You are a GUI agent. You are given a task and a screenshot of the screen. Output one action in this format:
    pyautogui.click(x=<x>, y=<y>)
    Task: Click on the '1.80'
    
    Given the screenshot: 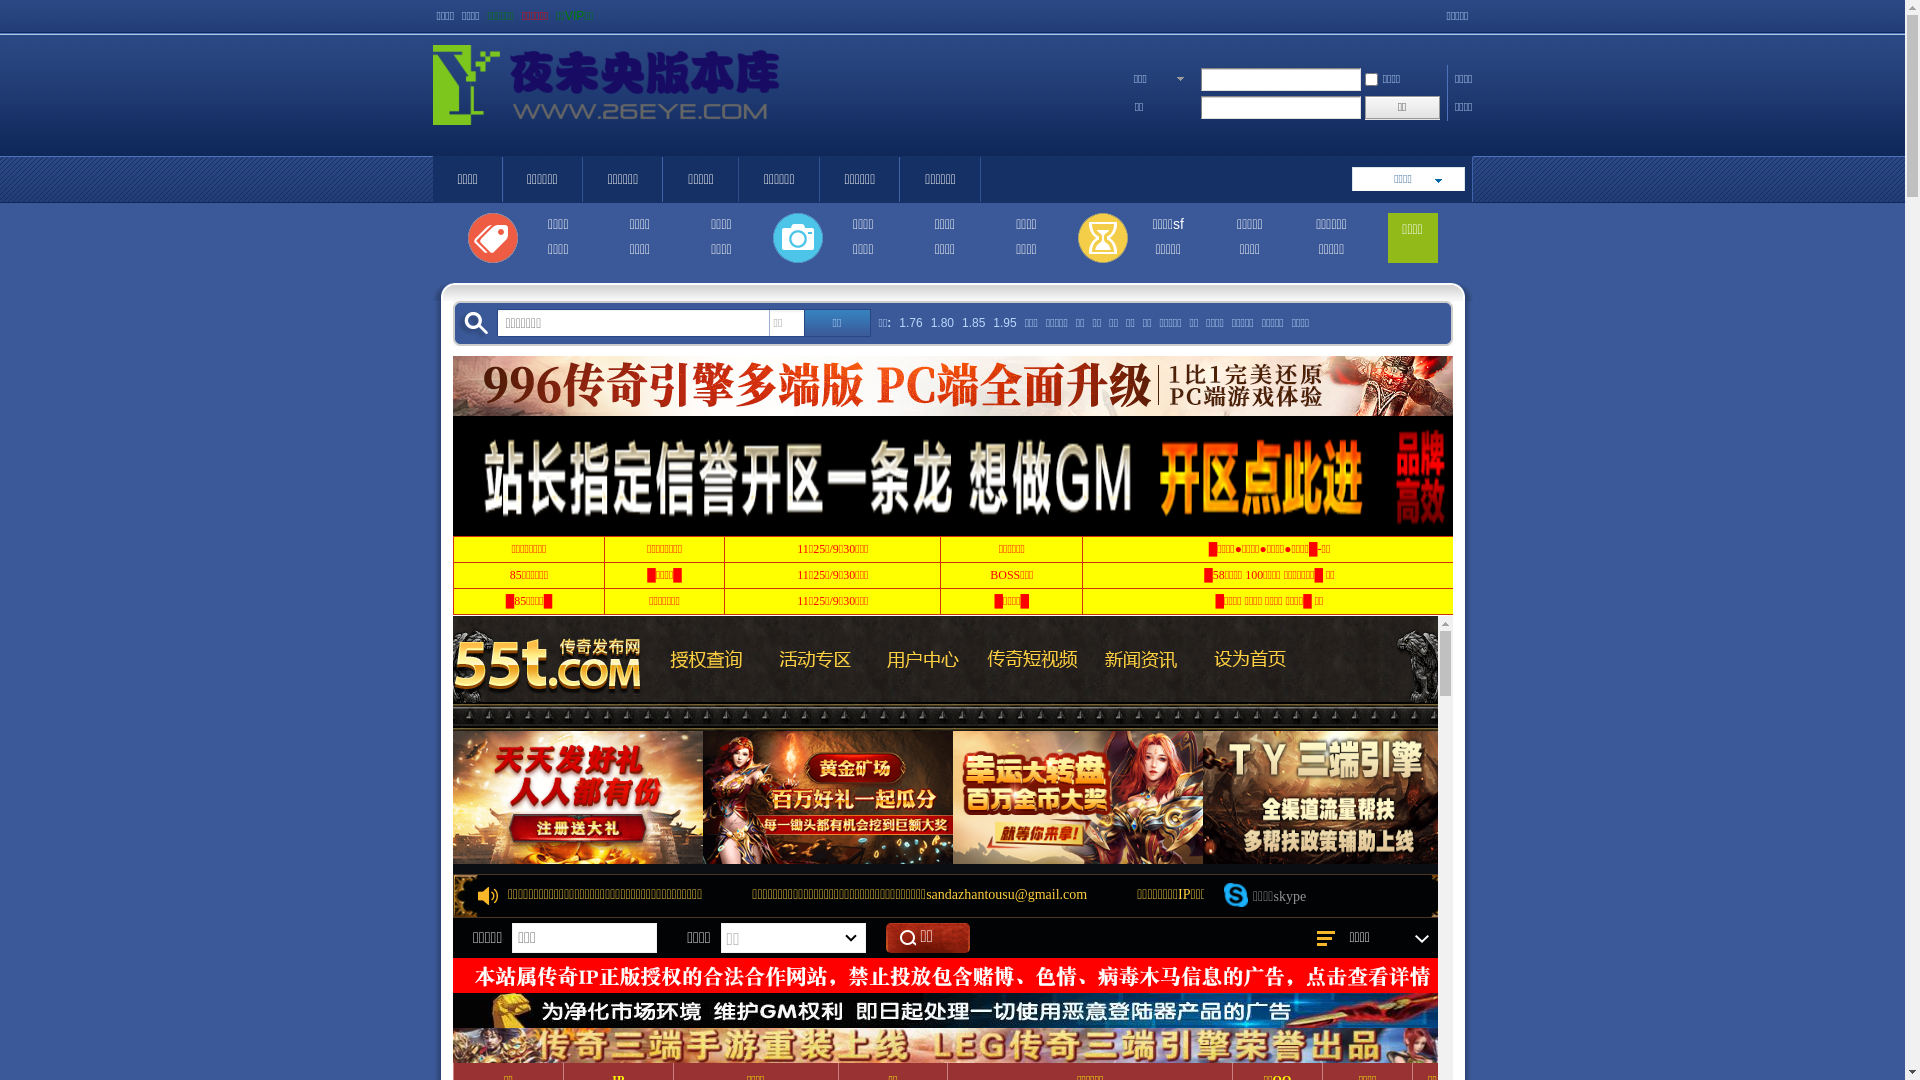 What is the action you would take?
    pyautogui.click(x=941, y=322)
    